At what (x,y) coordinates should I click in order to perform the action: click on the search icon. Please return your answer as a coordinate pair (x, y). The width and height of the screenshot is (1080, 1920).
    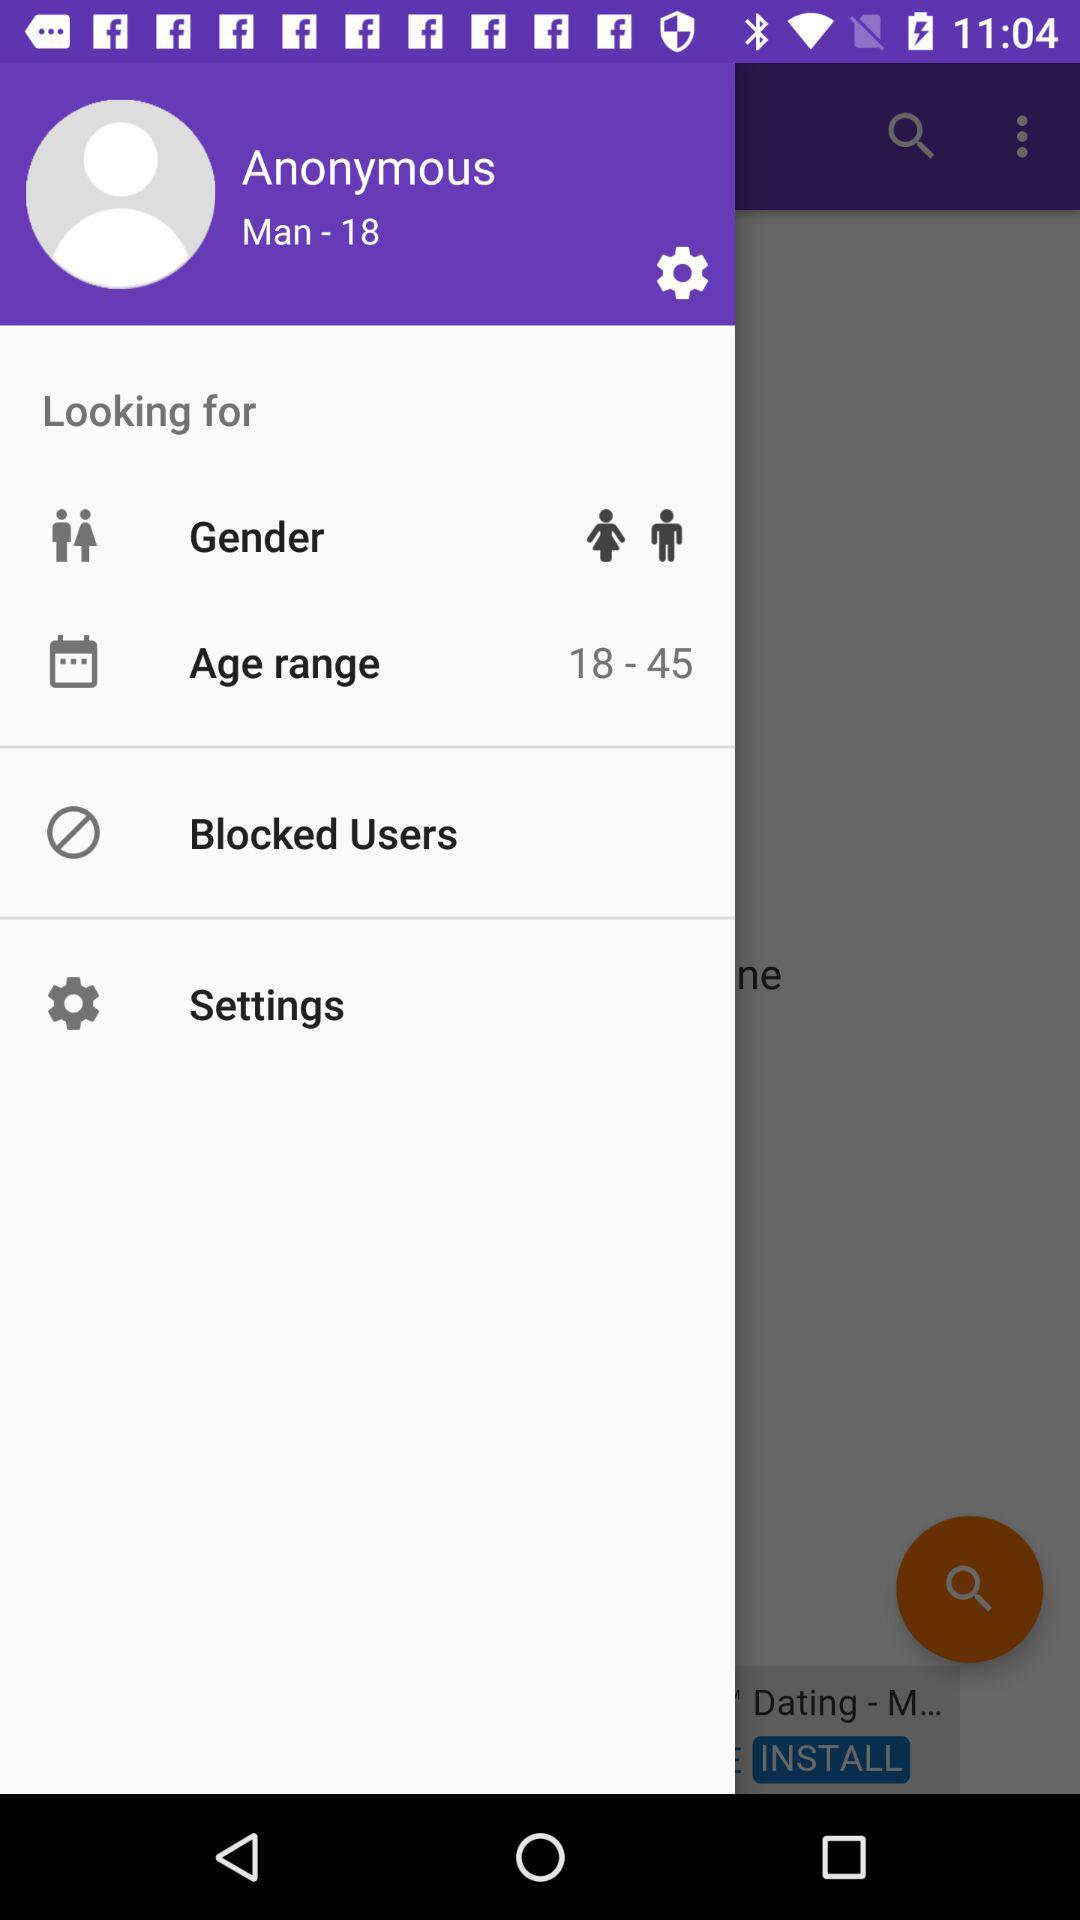
    Looking at the image, I should click on (968, 1588).